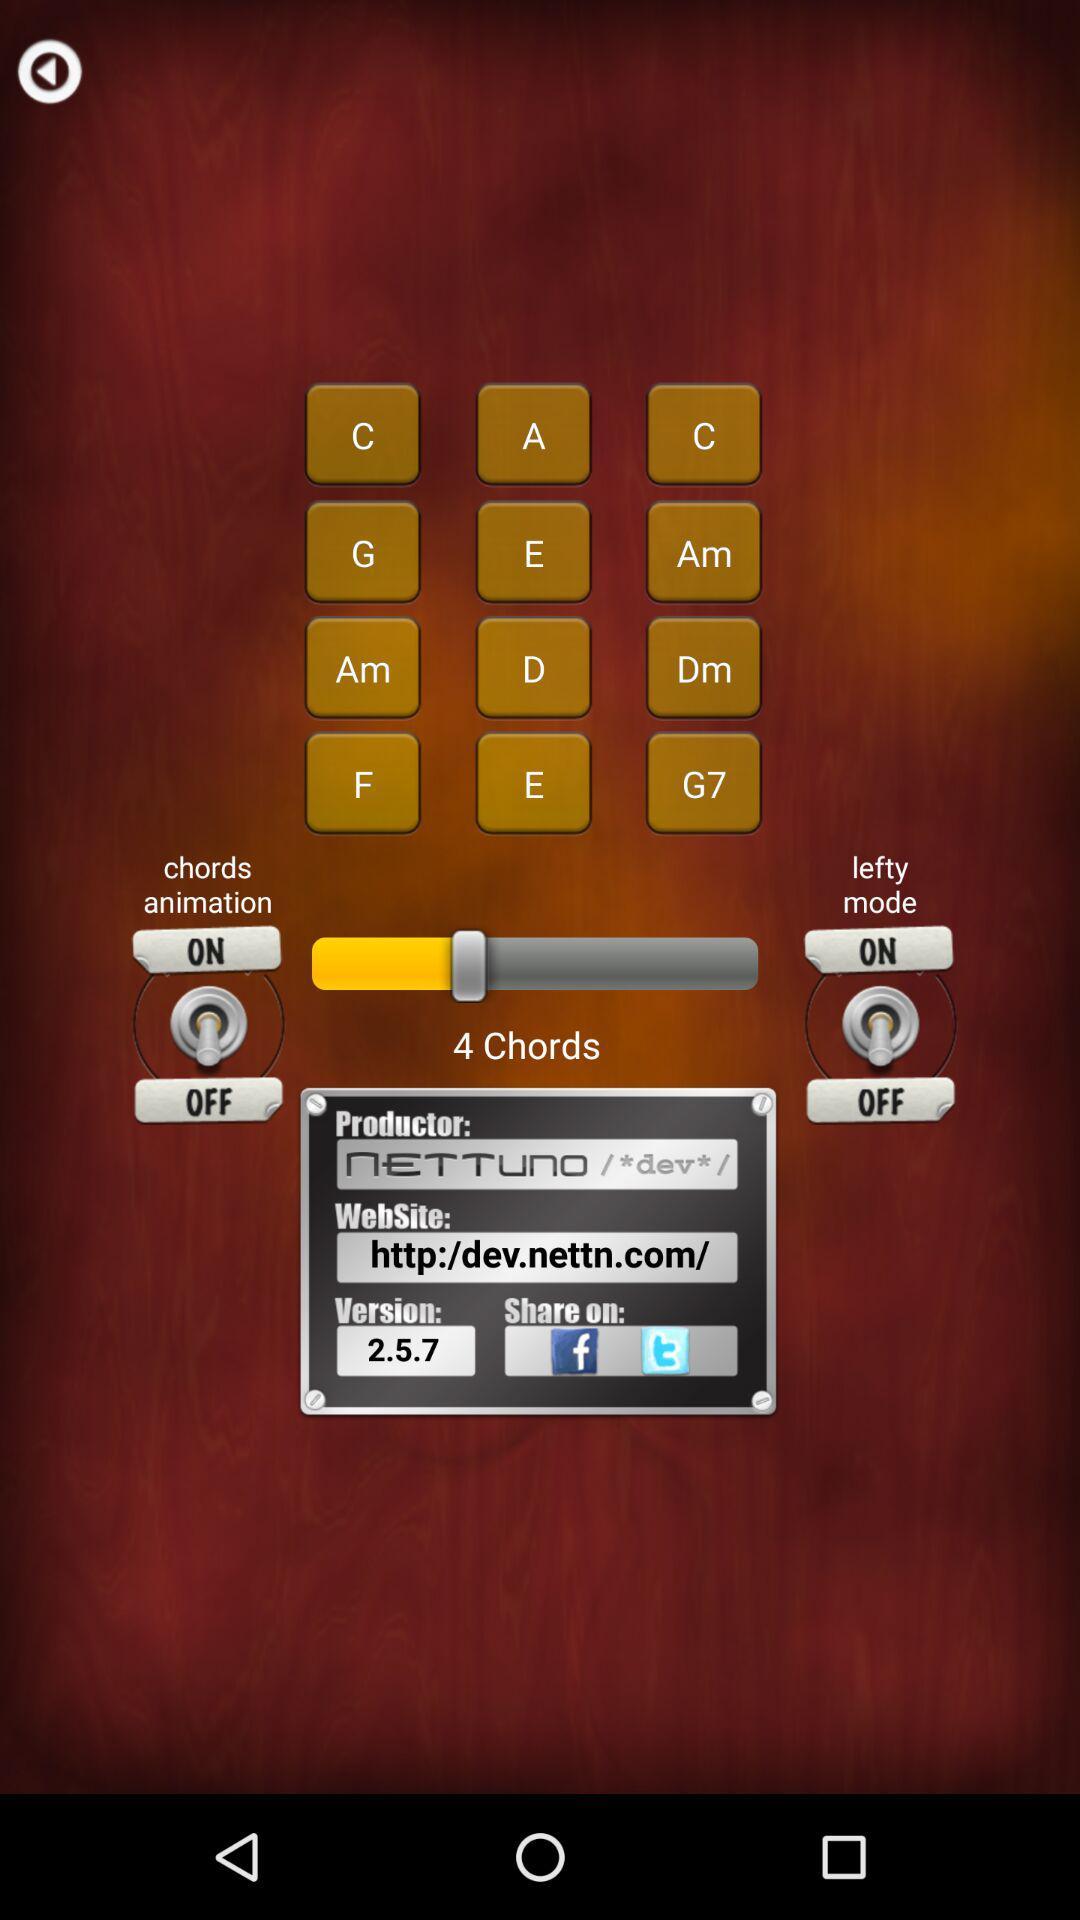 The width and height of the screenshot is (1080, 1920). Describe the element at coordinates (48, 70) in the screenshot. I see `go back` at that location.